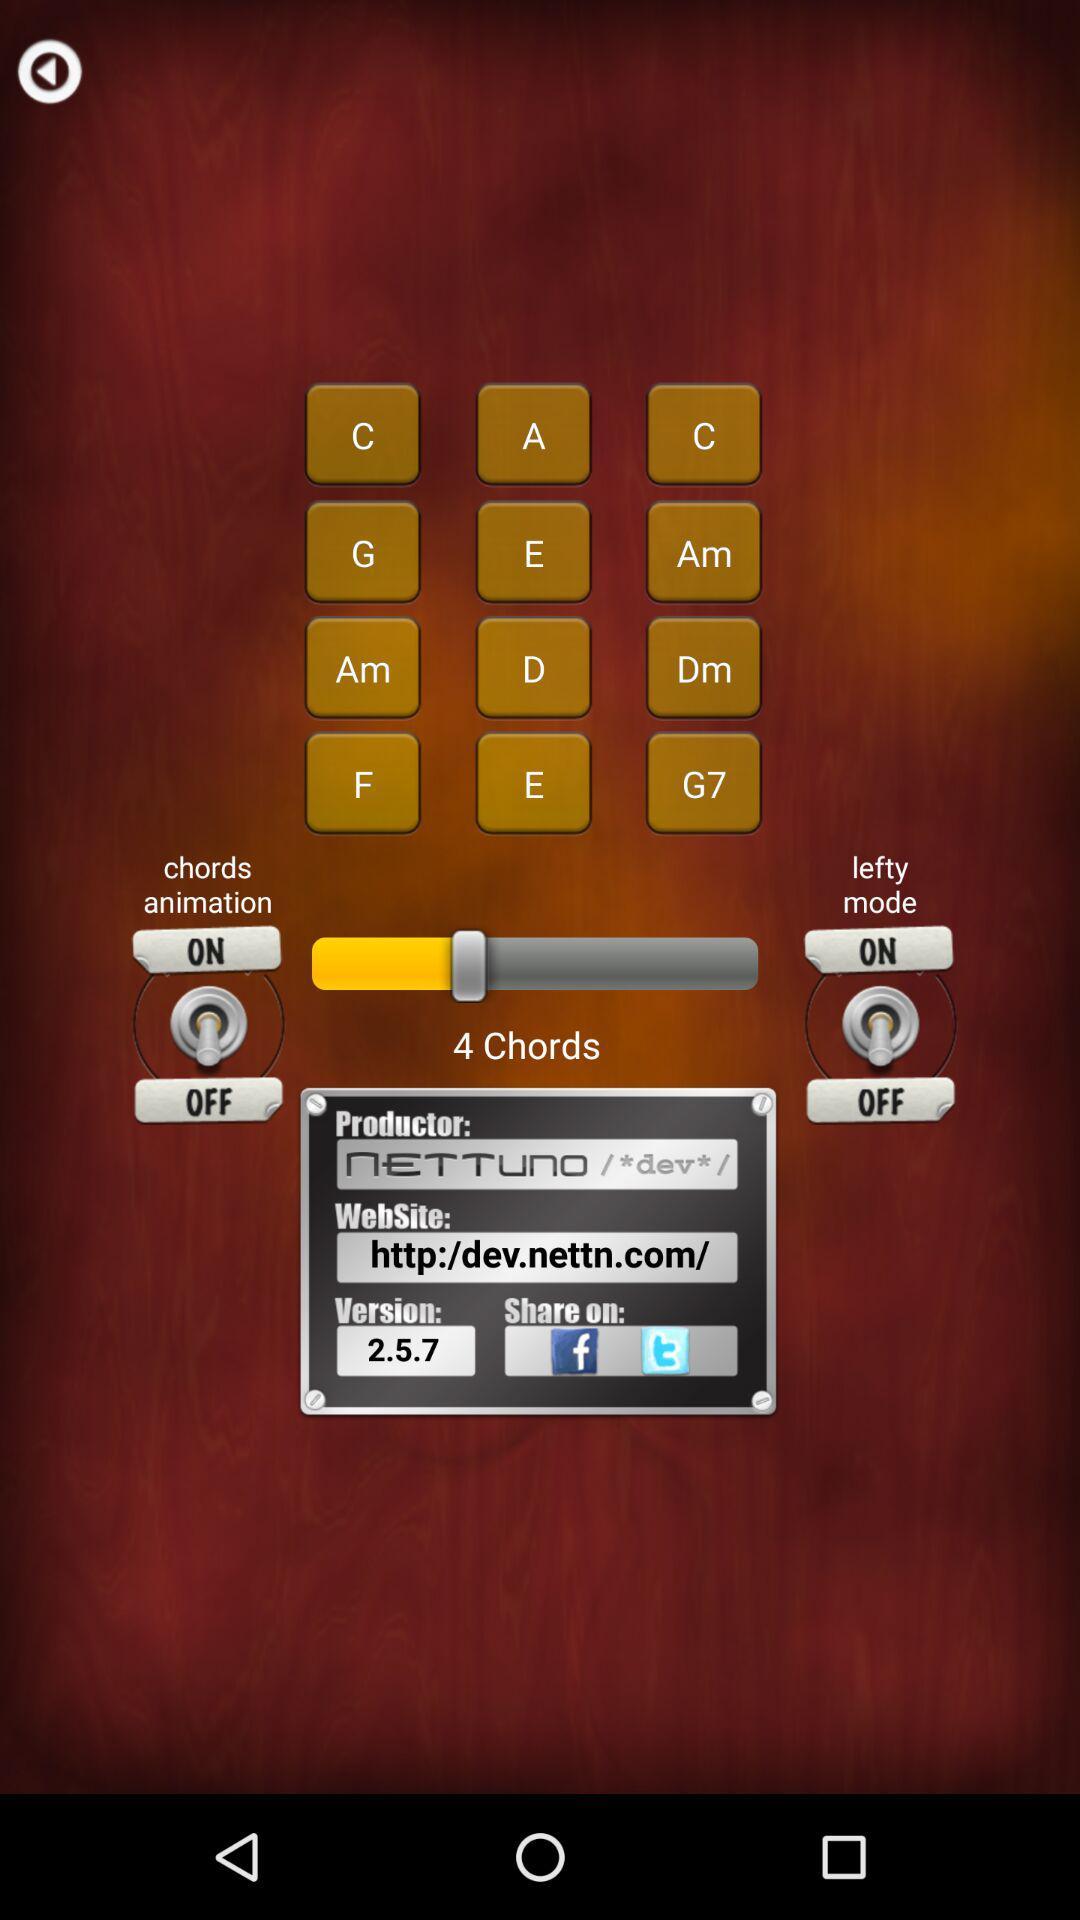 The width and height of the screenshot is (1080, 1920). Describe the element at coordinates (48, 70) in the screenshot. I see `go back` at that location.